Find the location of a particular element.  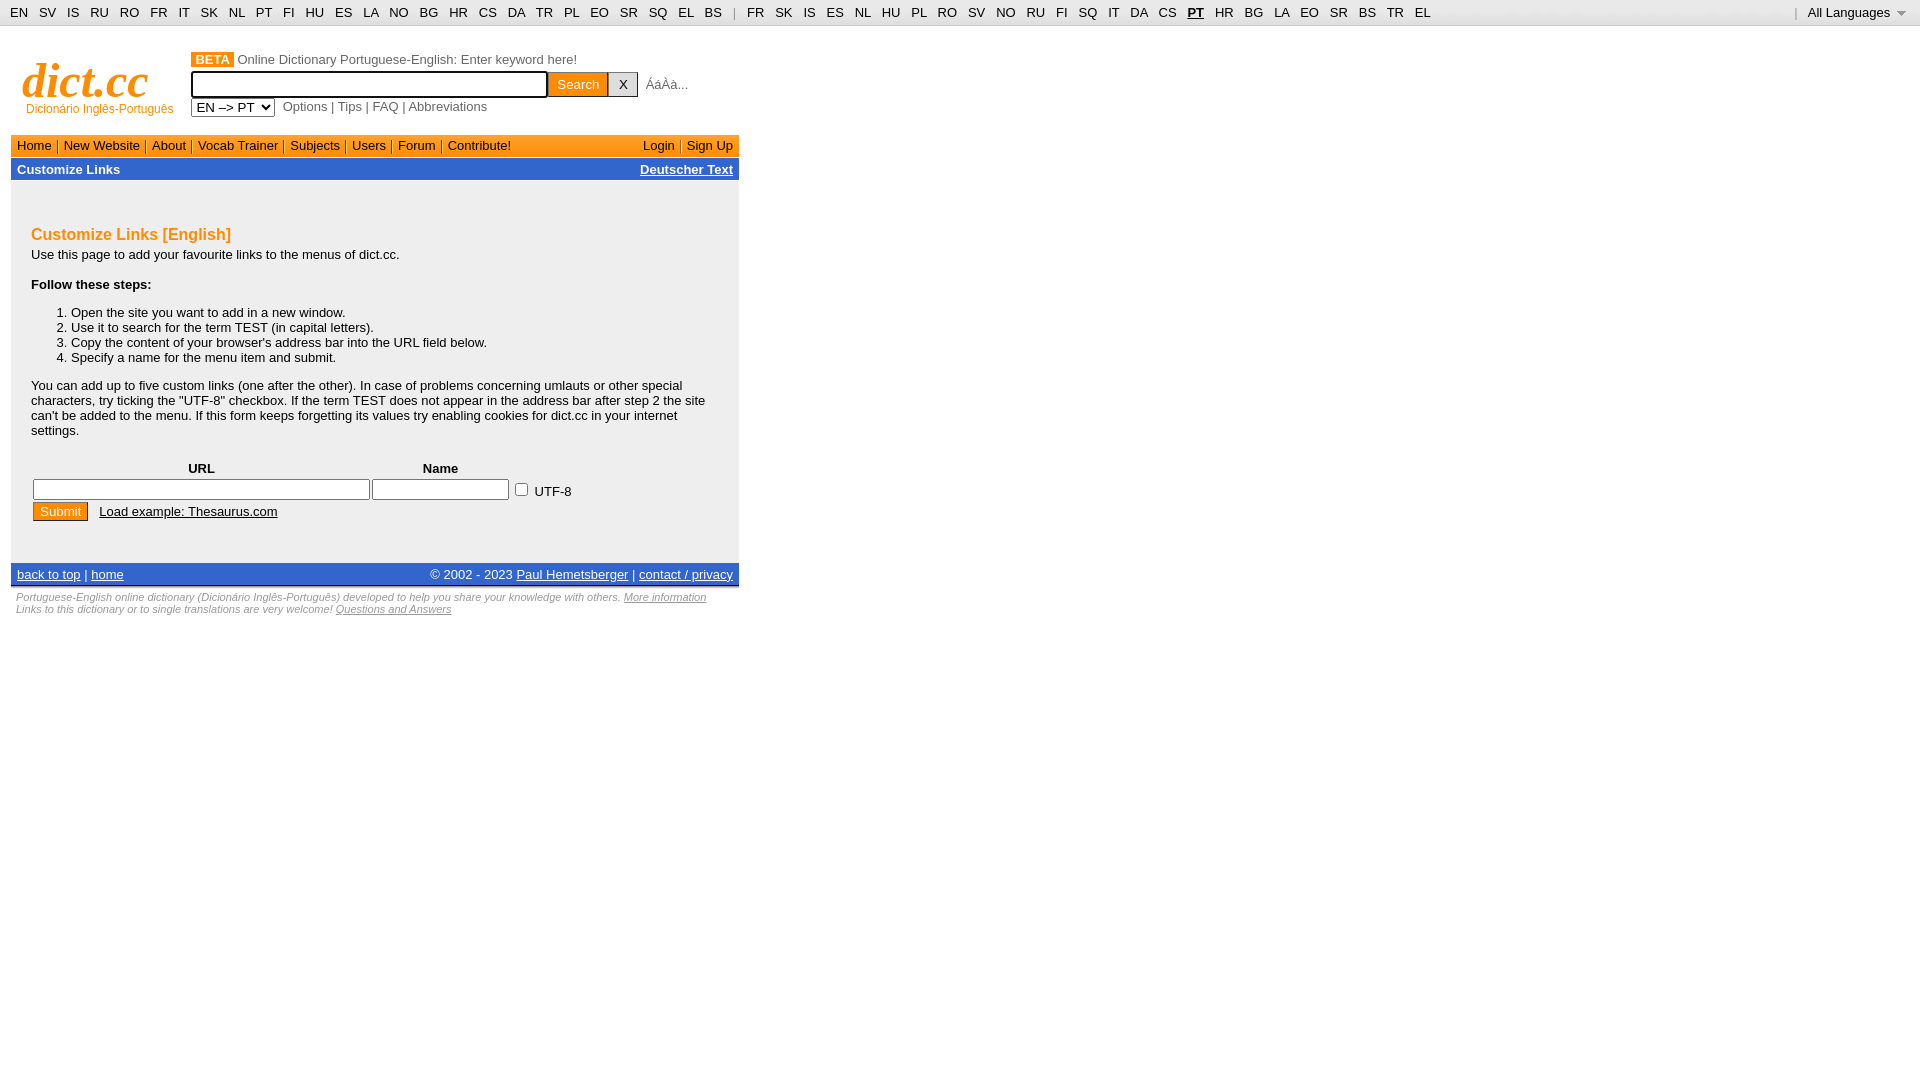

'NO' is located at coordinates (1006, 12).